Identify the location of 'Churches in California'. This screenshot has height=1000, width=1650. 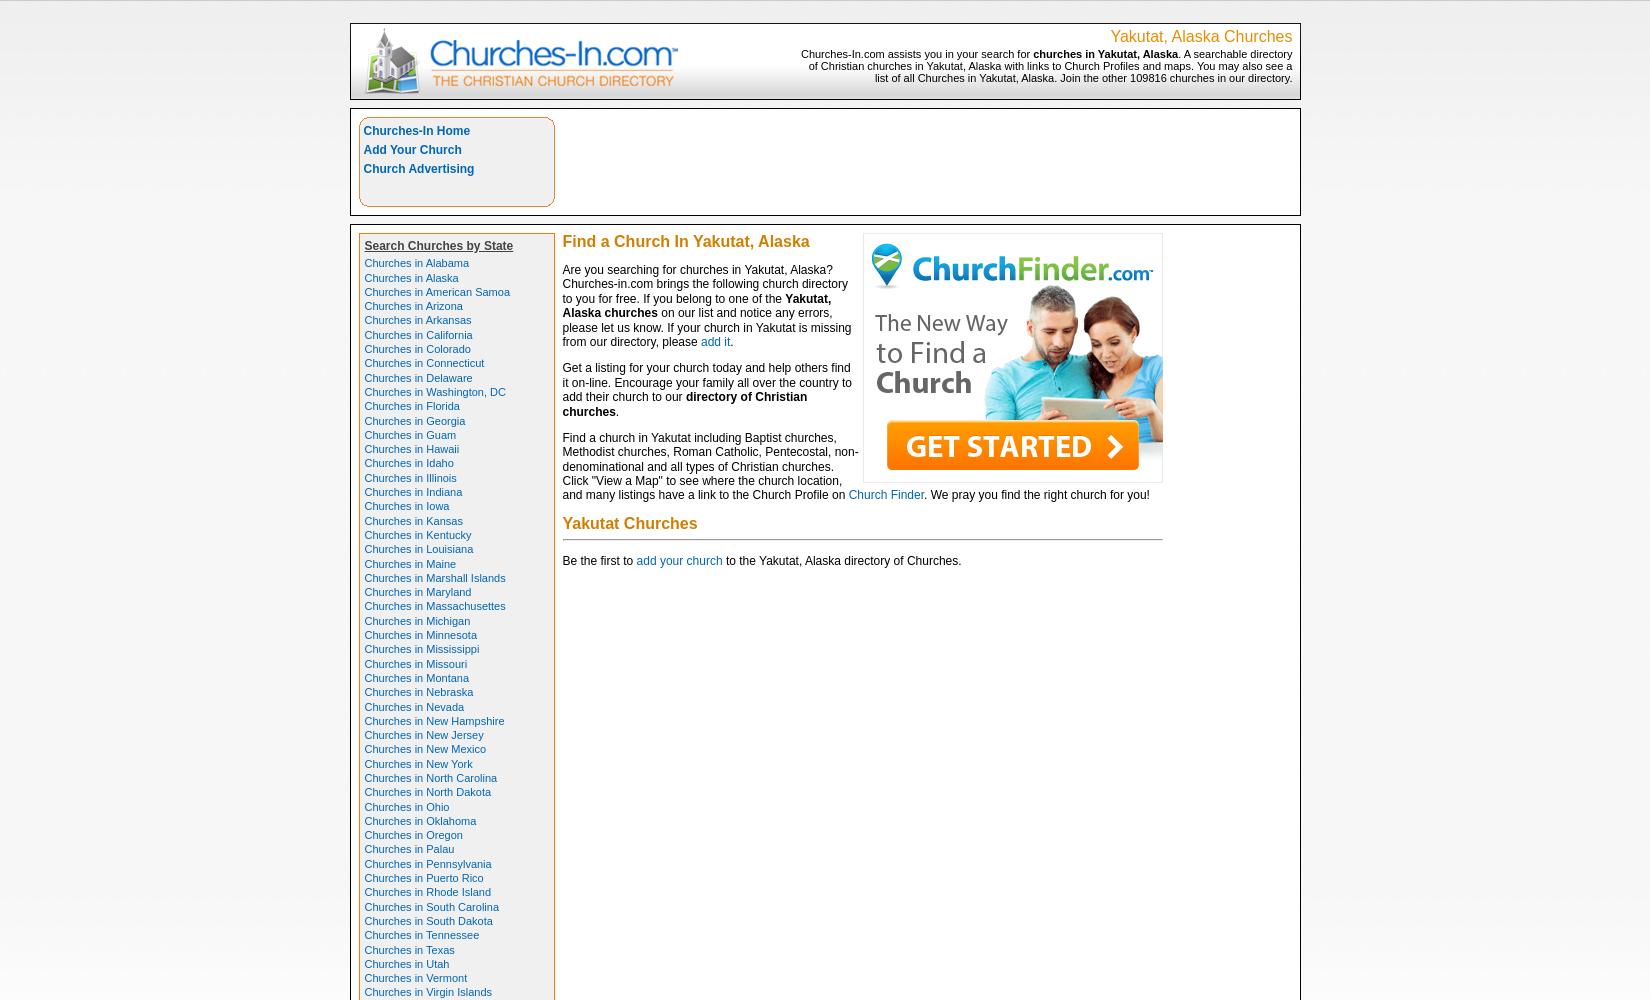
(416, 333).